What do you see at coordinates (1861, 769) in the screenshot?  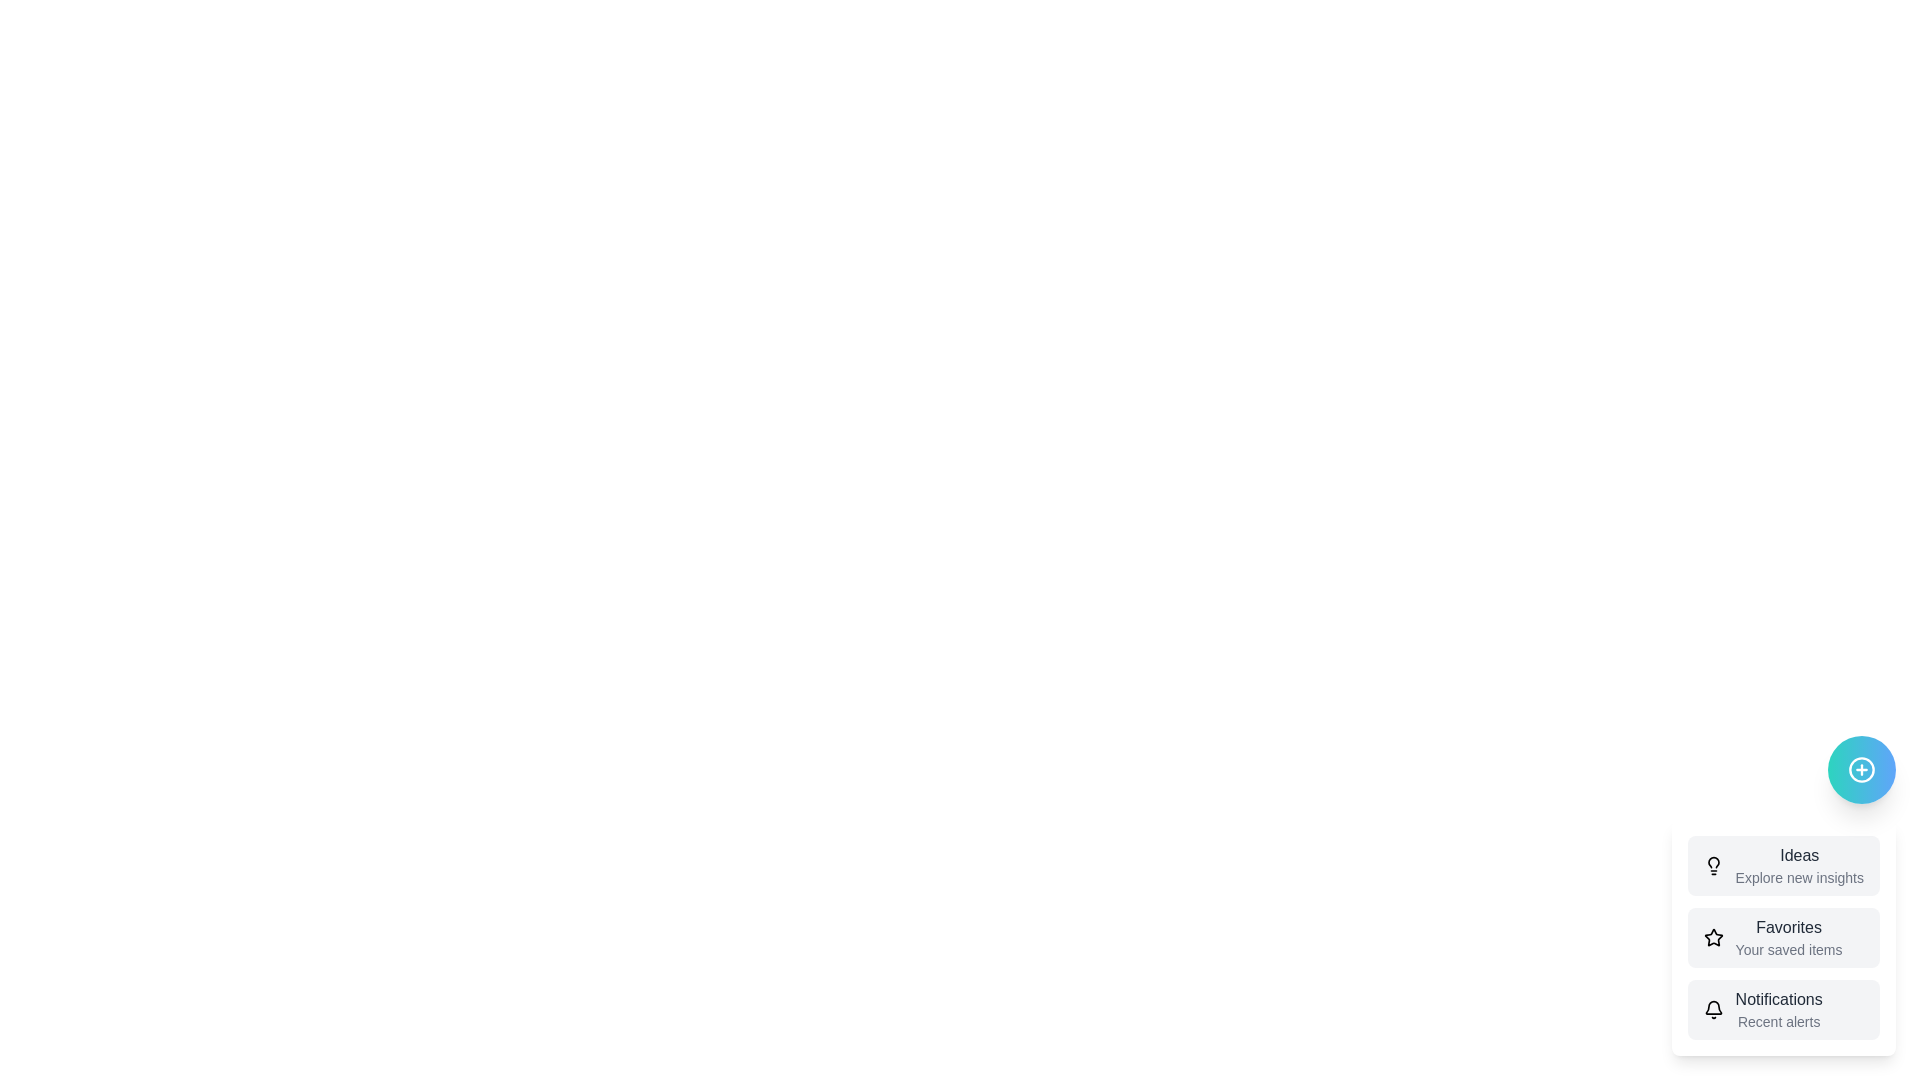 I see `the circular icon button with a plus sign, located in the bottom-right corner of the interface, above the action buttons labeled 'Ideas,' 'Favorites,' and 'Notifications.'` at bounding box center [1861, 769].